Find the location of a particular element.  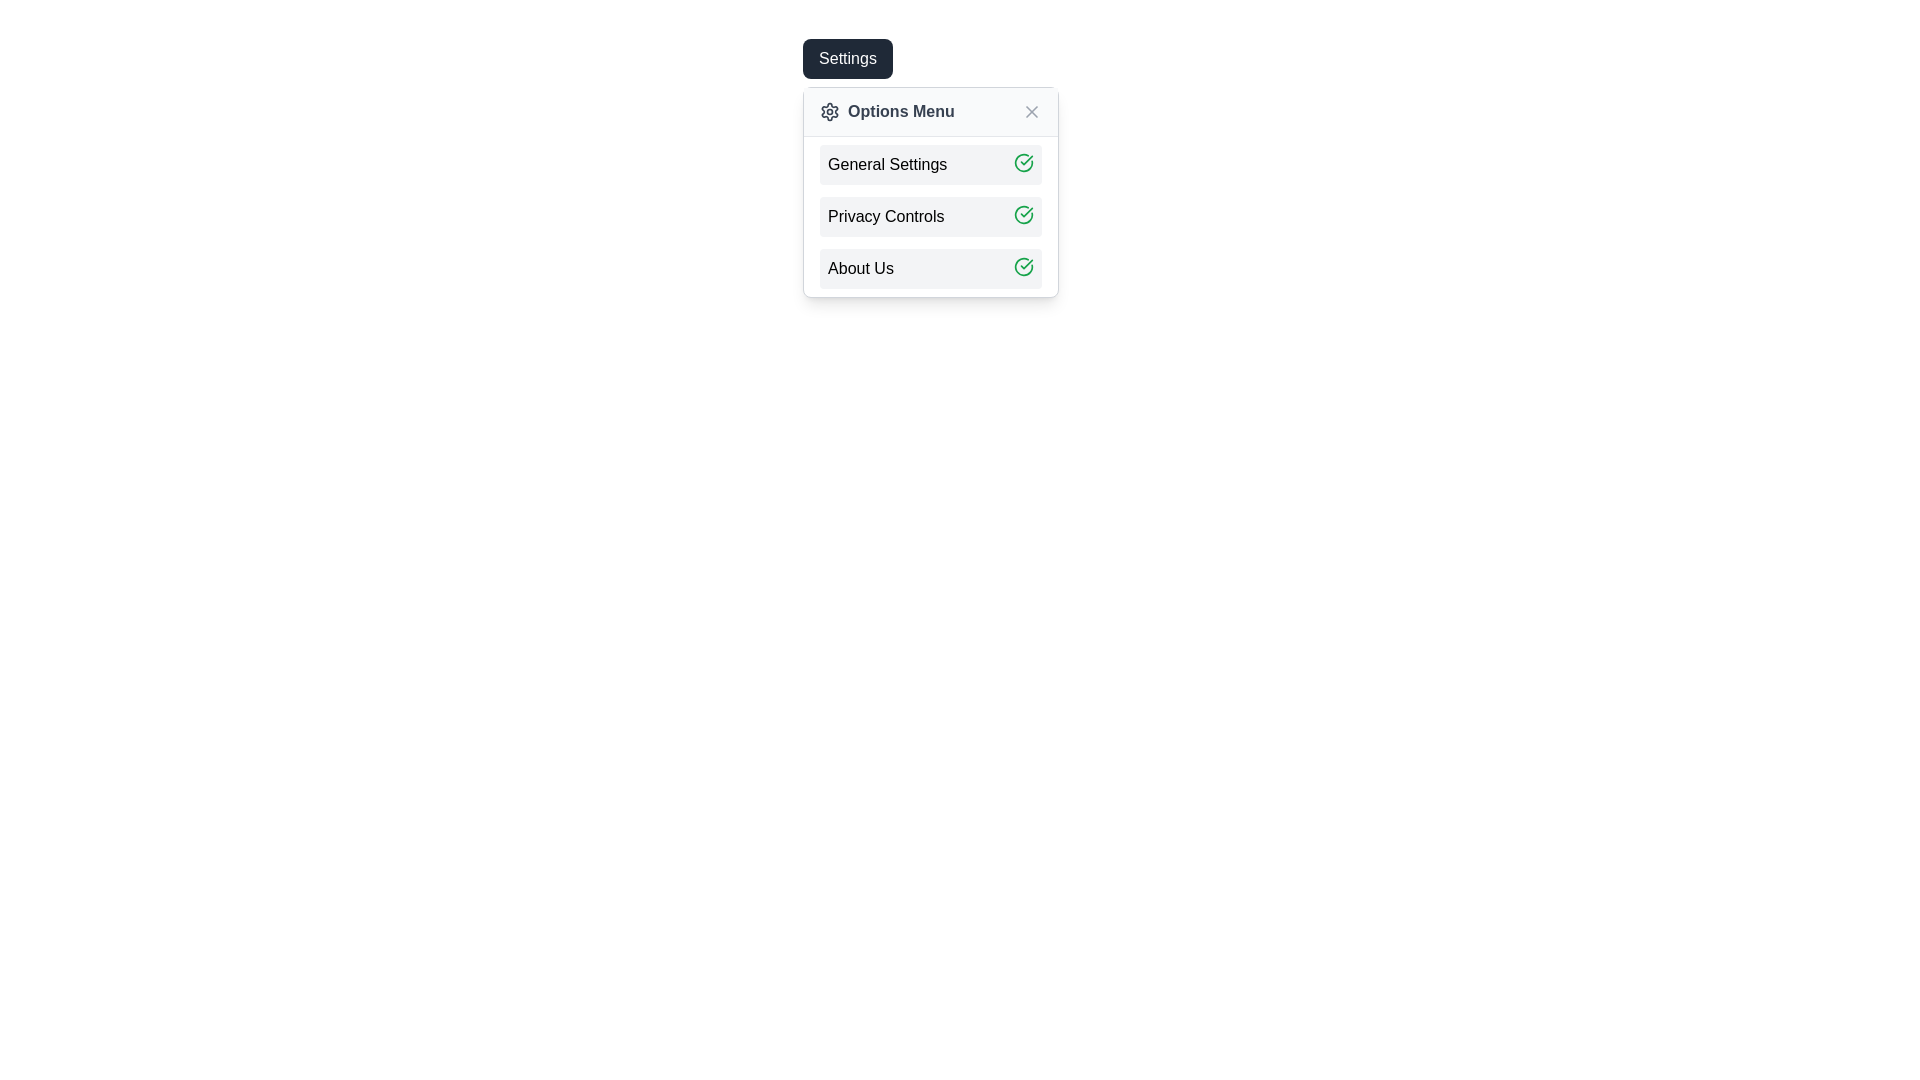

the 'X' icon styled close button located on the far right of the 'Options Menu' is located at coordinates (1032, 111).